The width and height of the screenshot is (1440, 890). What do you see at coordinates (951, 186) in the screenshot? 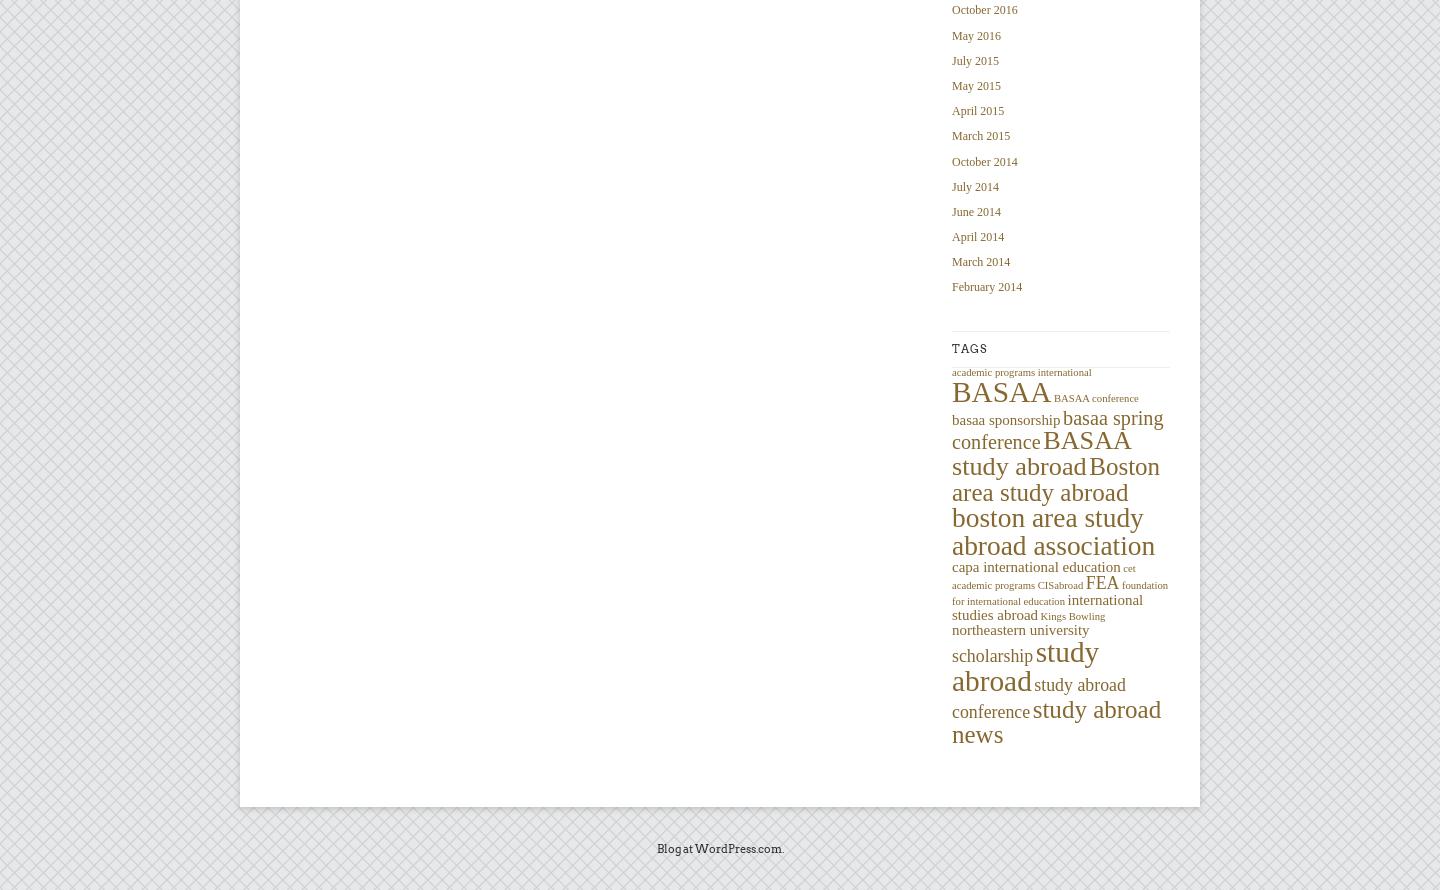
I see `'July 2014'` at bounding box center [951, 186].